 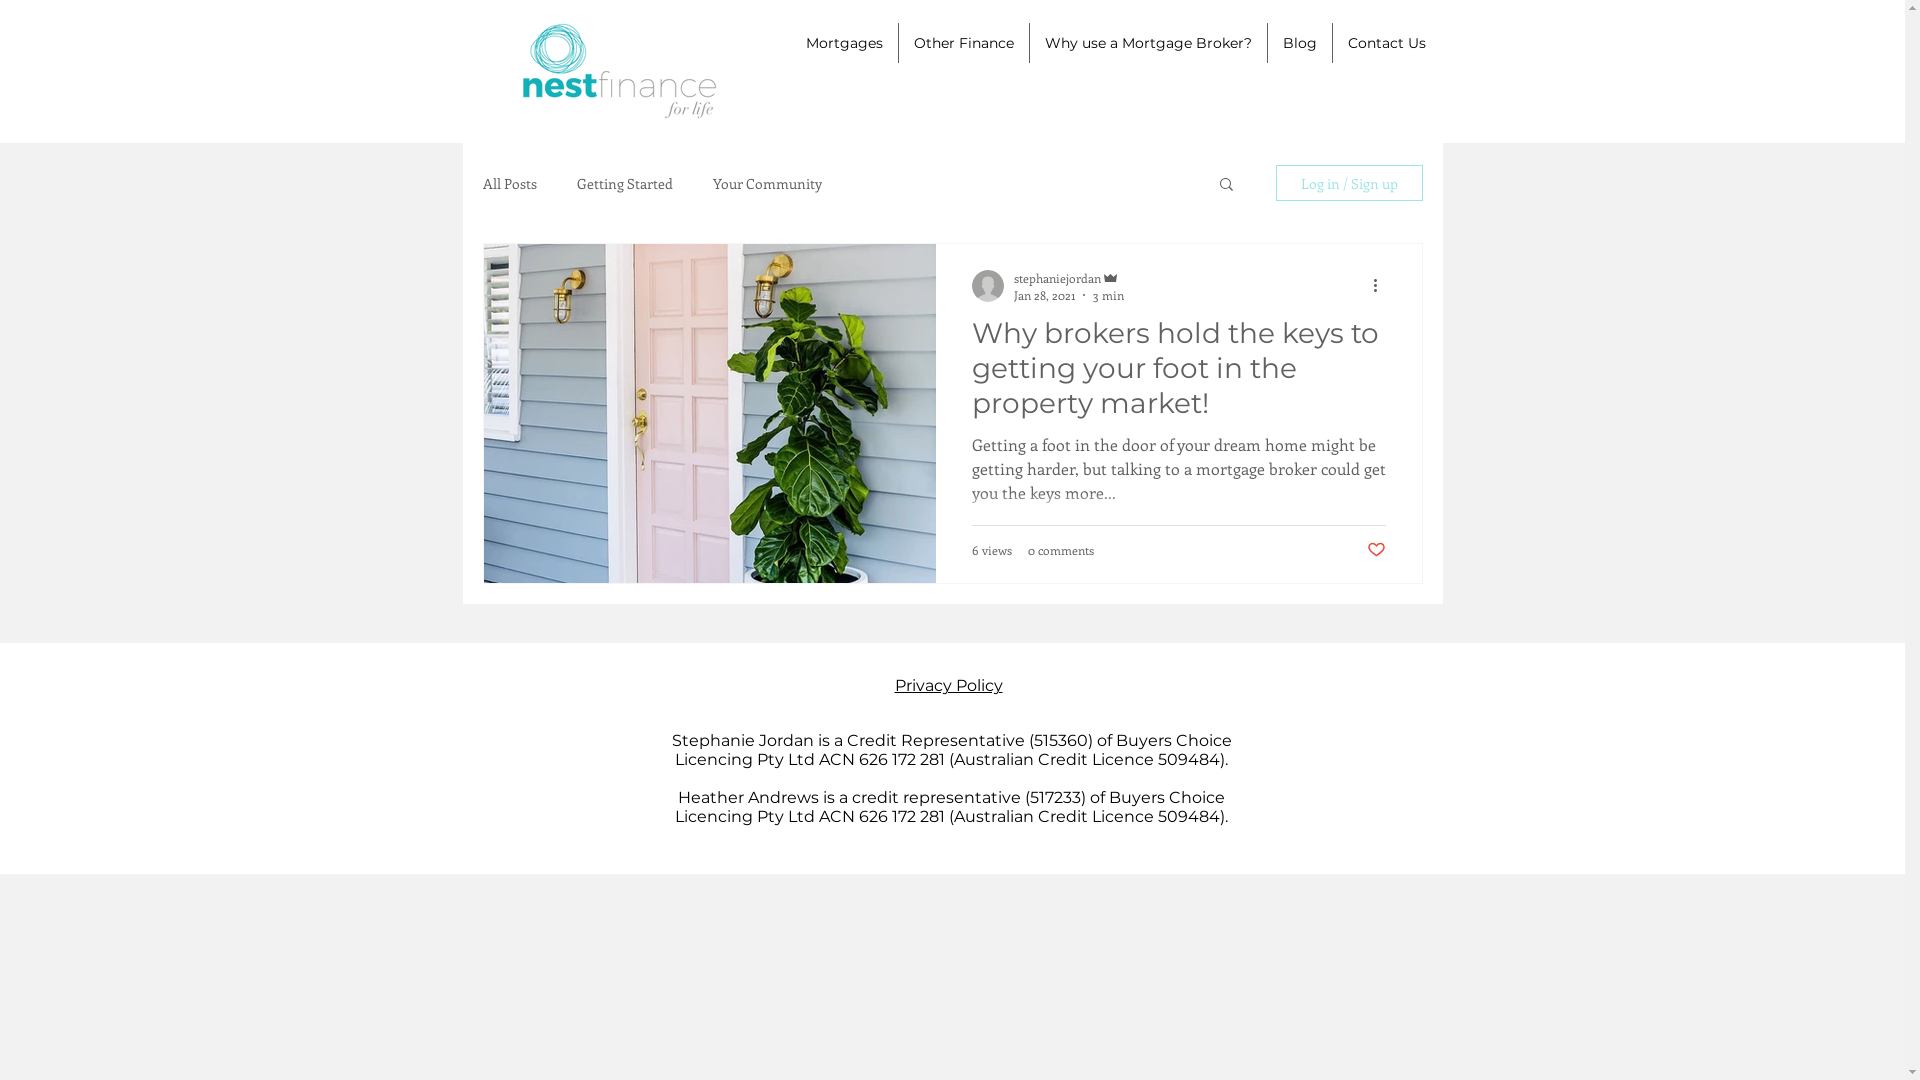 What do you see at coordinates (892, 684) in the screenshot?
I see `'Privacy Policy'` at bounding box center [892, 684].